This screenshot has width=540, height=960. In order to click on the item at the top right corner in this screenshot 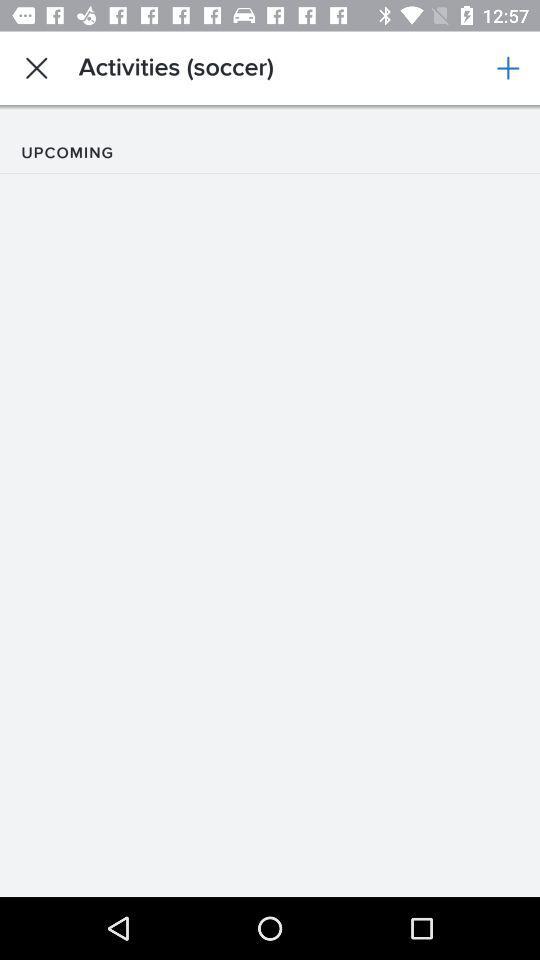, I will do `click(508, 68)`.